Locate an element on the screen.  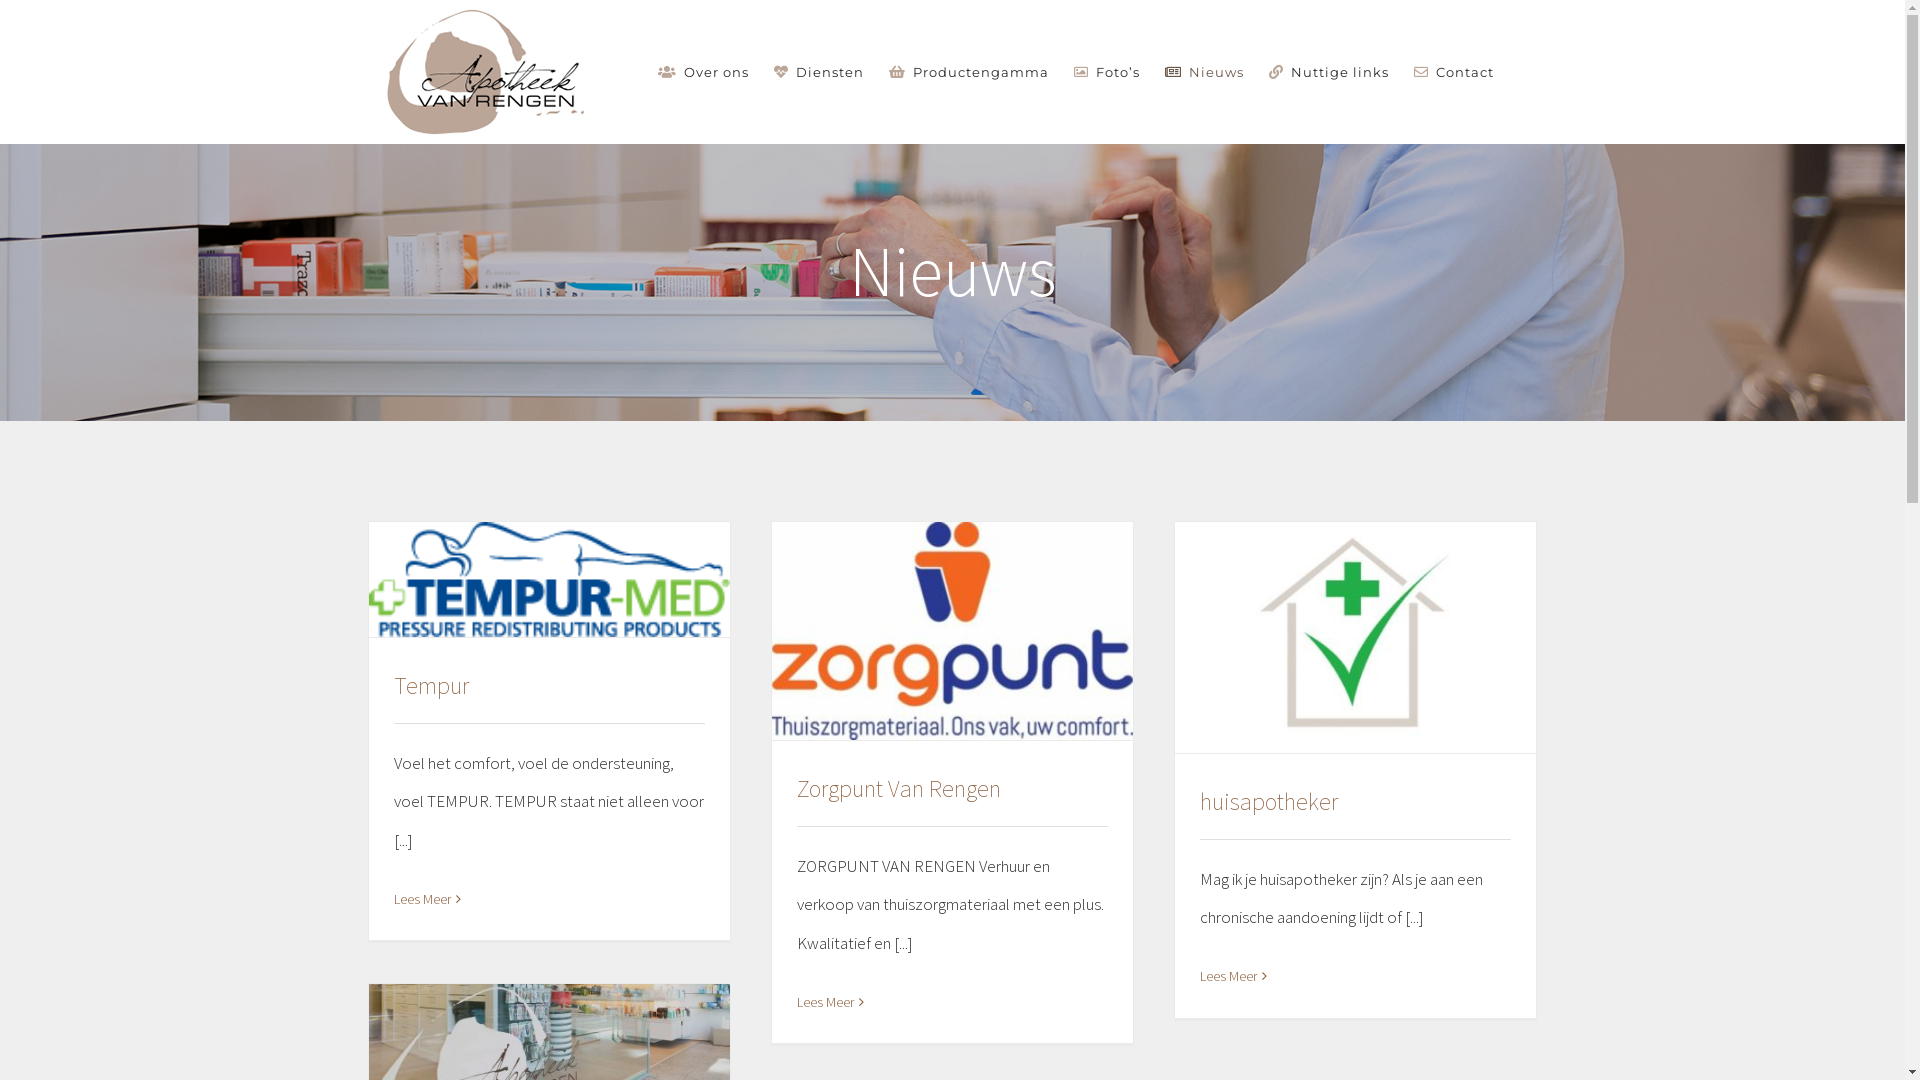
'Productengamma' is located at coordinates (969, 71).